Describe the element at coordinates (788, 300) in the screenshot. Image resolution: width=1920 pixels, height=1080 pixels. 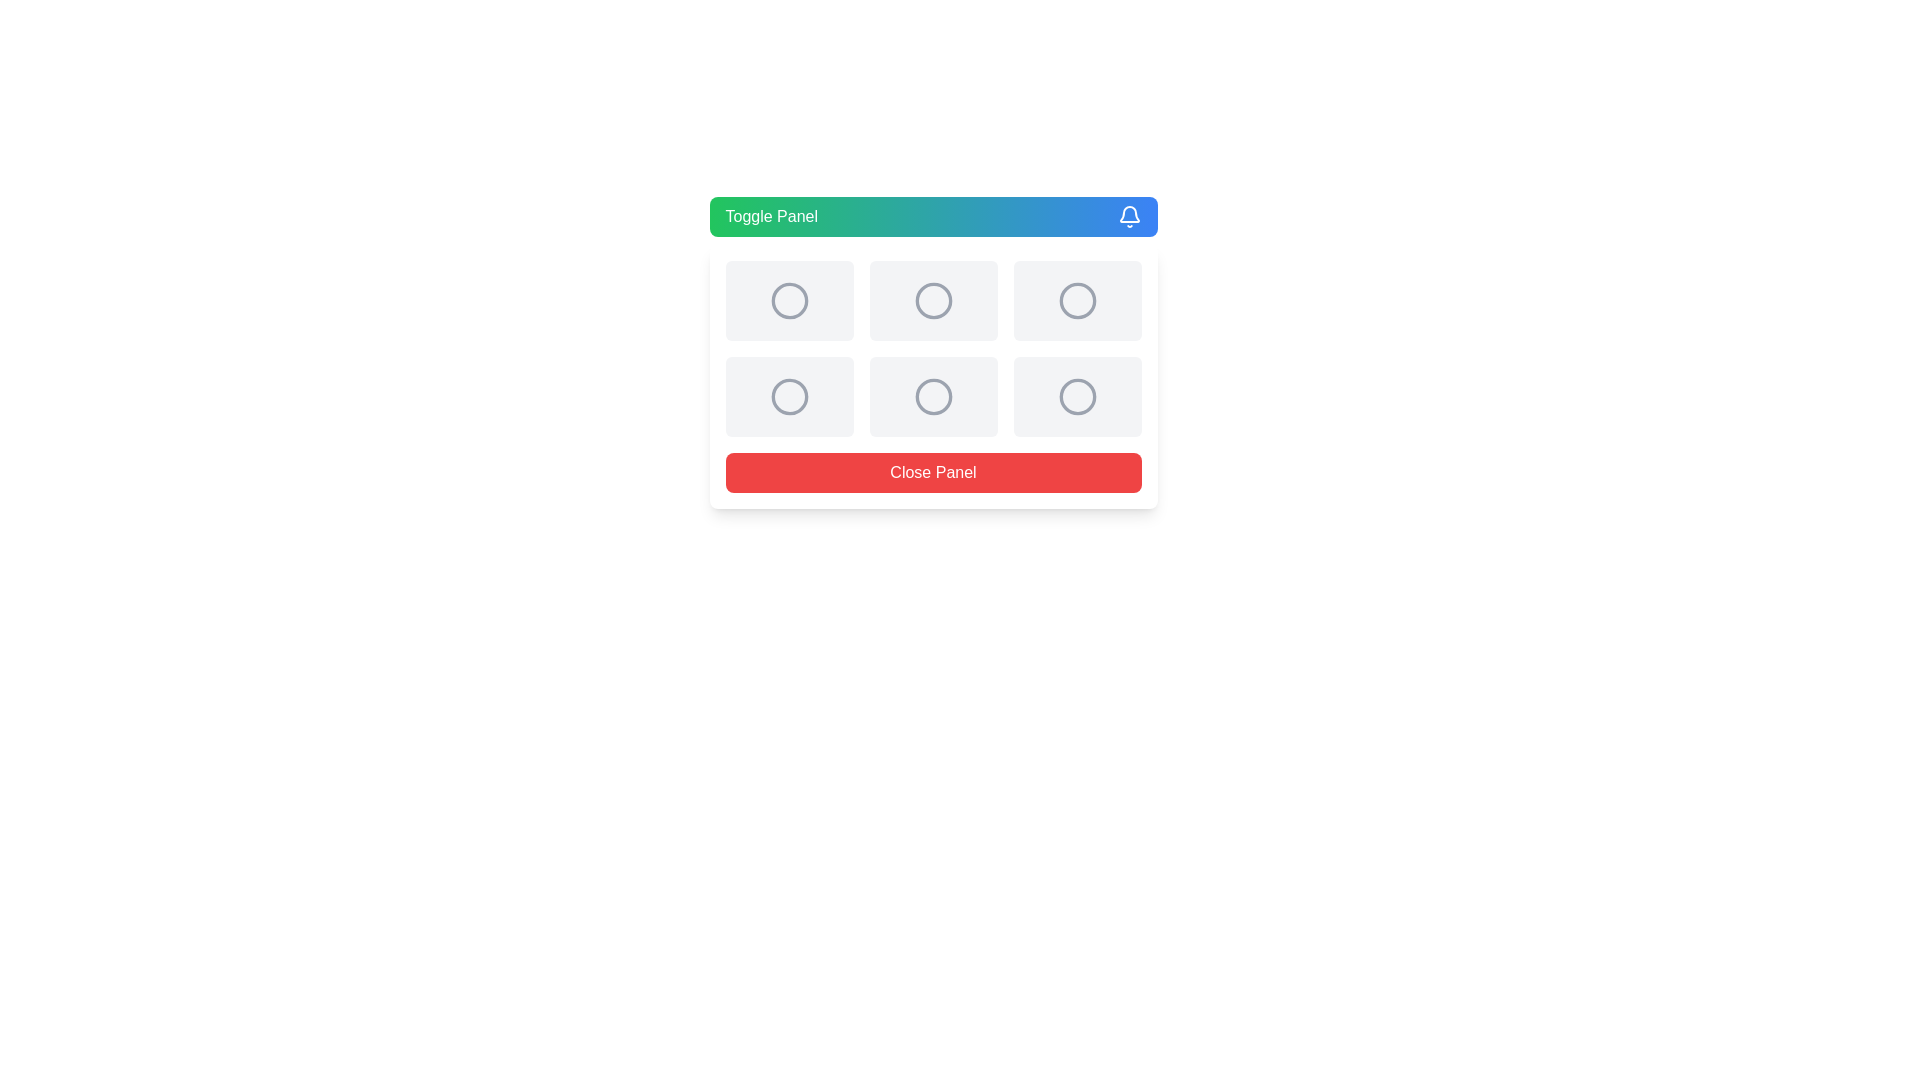
I see `the Circle icon located at the top-left corner of the 3x2 grid, which has a gray outline and a white center` at that location.